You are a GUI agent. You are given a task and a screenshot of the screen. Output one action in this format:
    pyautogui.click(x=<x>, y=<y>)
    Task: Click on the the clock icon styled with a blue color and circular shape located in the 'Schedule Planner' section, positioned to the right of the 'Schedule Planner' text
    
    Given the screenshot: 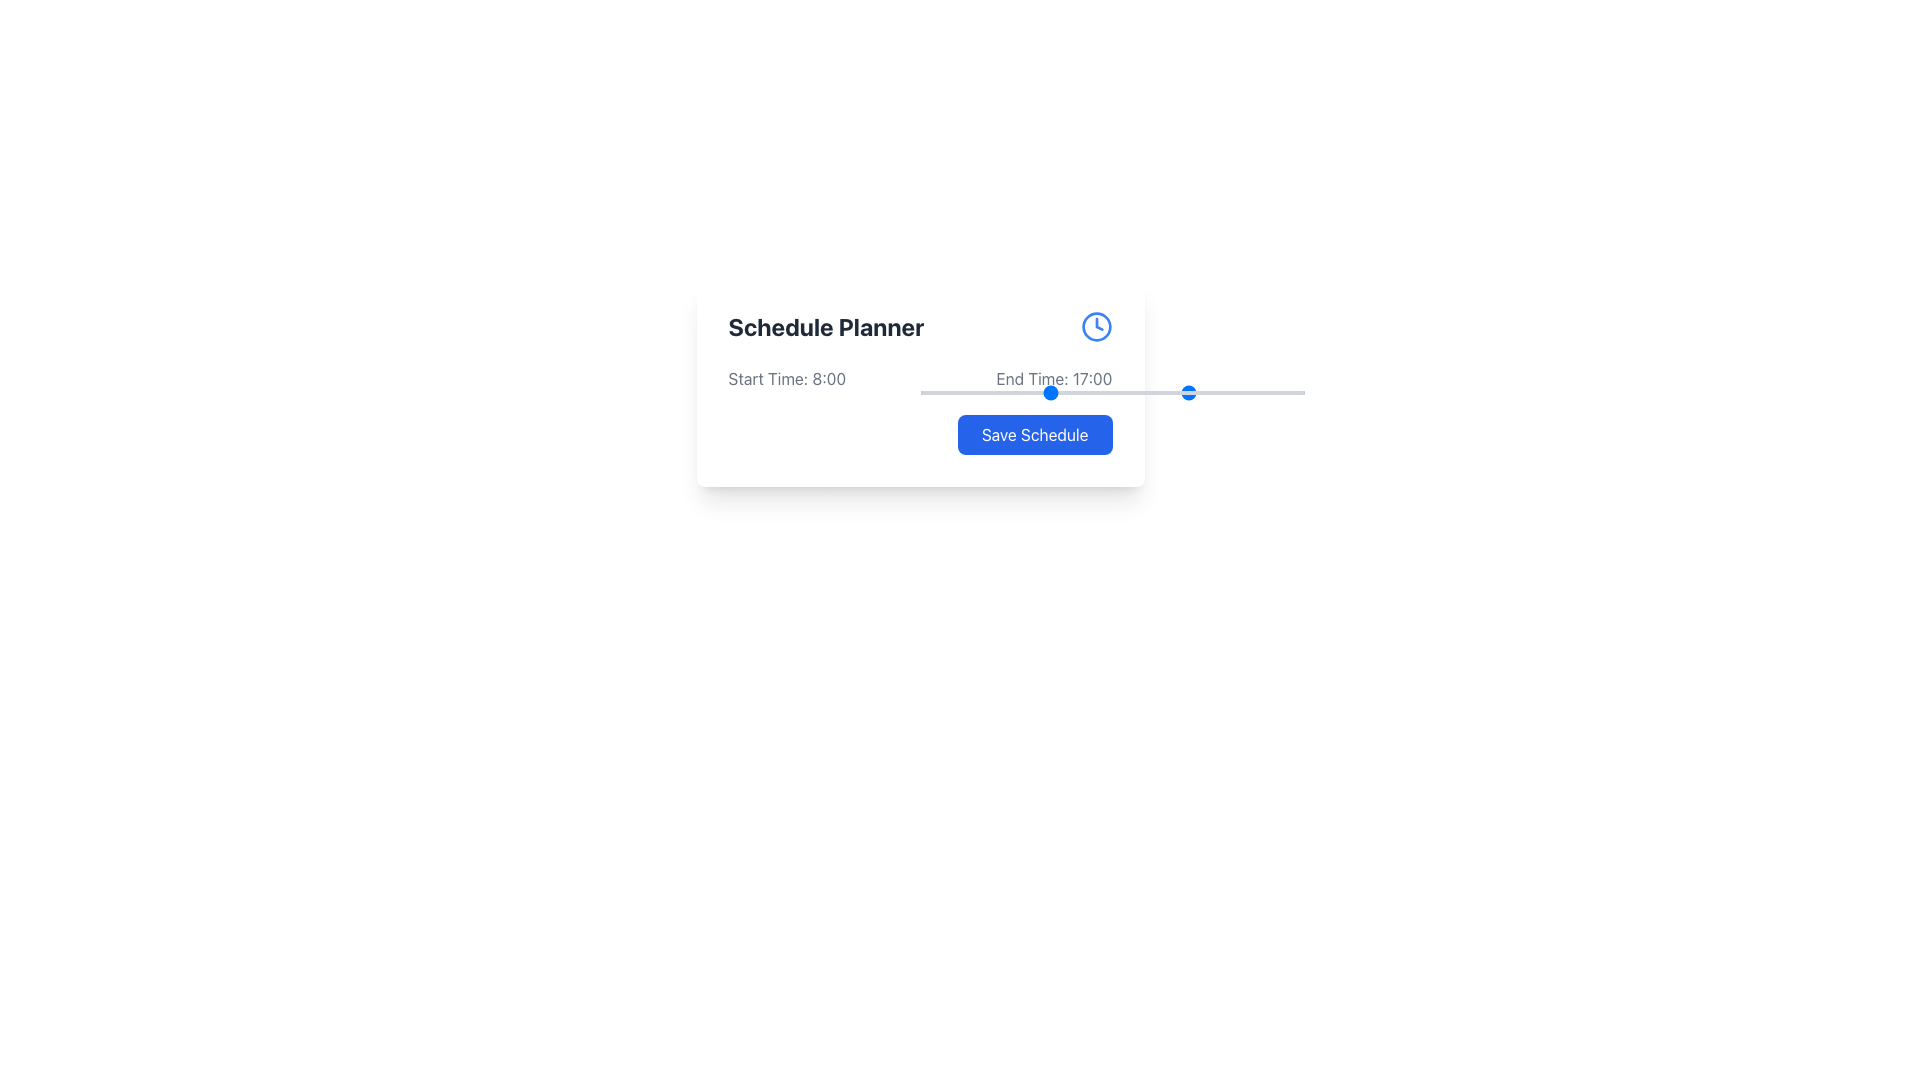 What is the action you would take?
    pyautogui.click(x=1095, y=326)
    